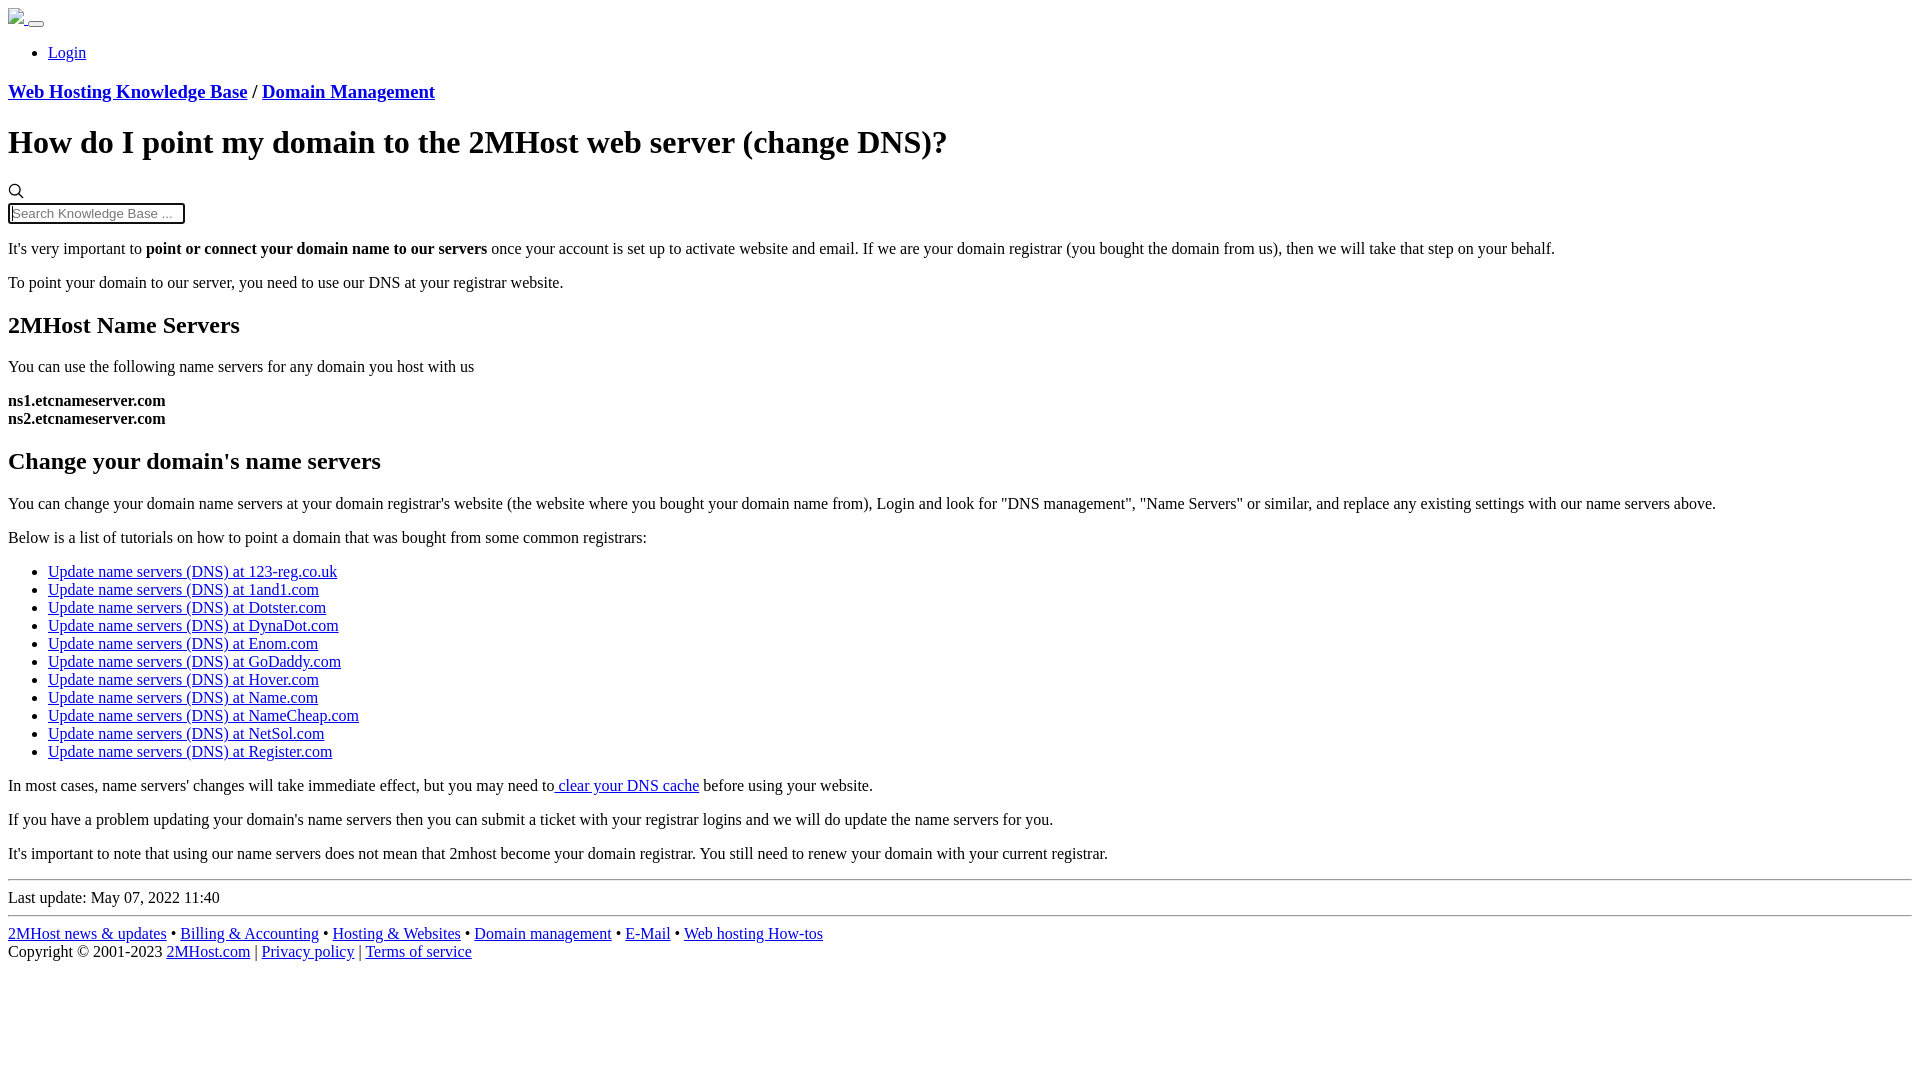 The height and width of the screenshot is (1080, 1920). What do you see at coordinates (166, 950) in the screenshot?
I see `'2MHost.com'` at bounding box center [166, 950].